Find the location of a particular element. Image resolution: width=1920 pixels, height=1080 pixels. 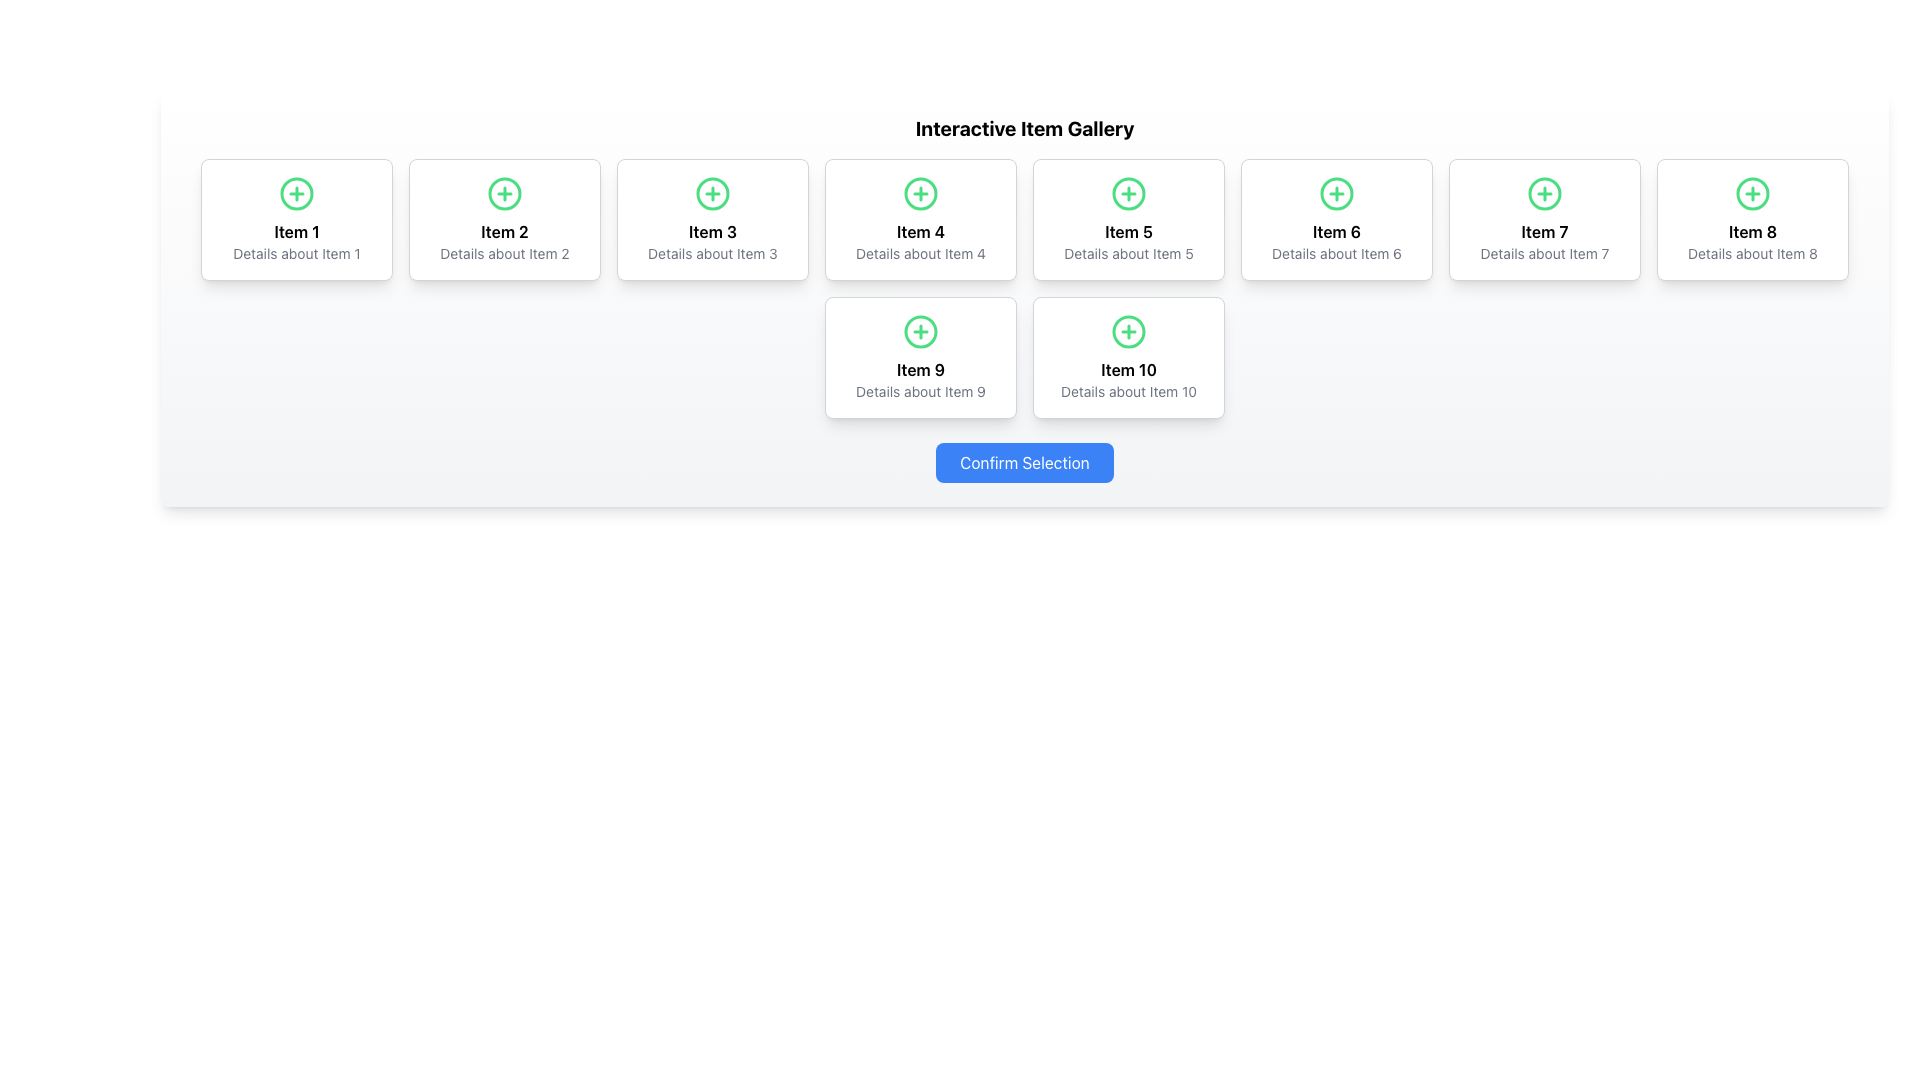

the button located in the card labeled 'Item 7' which is centered above the text 'Item 7' and 'Details about Item 7' is located at coordinates (1544, 193).